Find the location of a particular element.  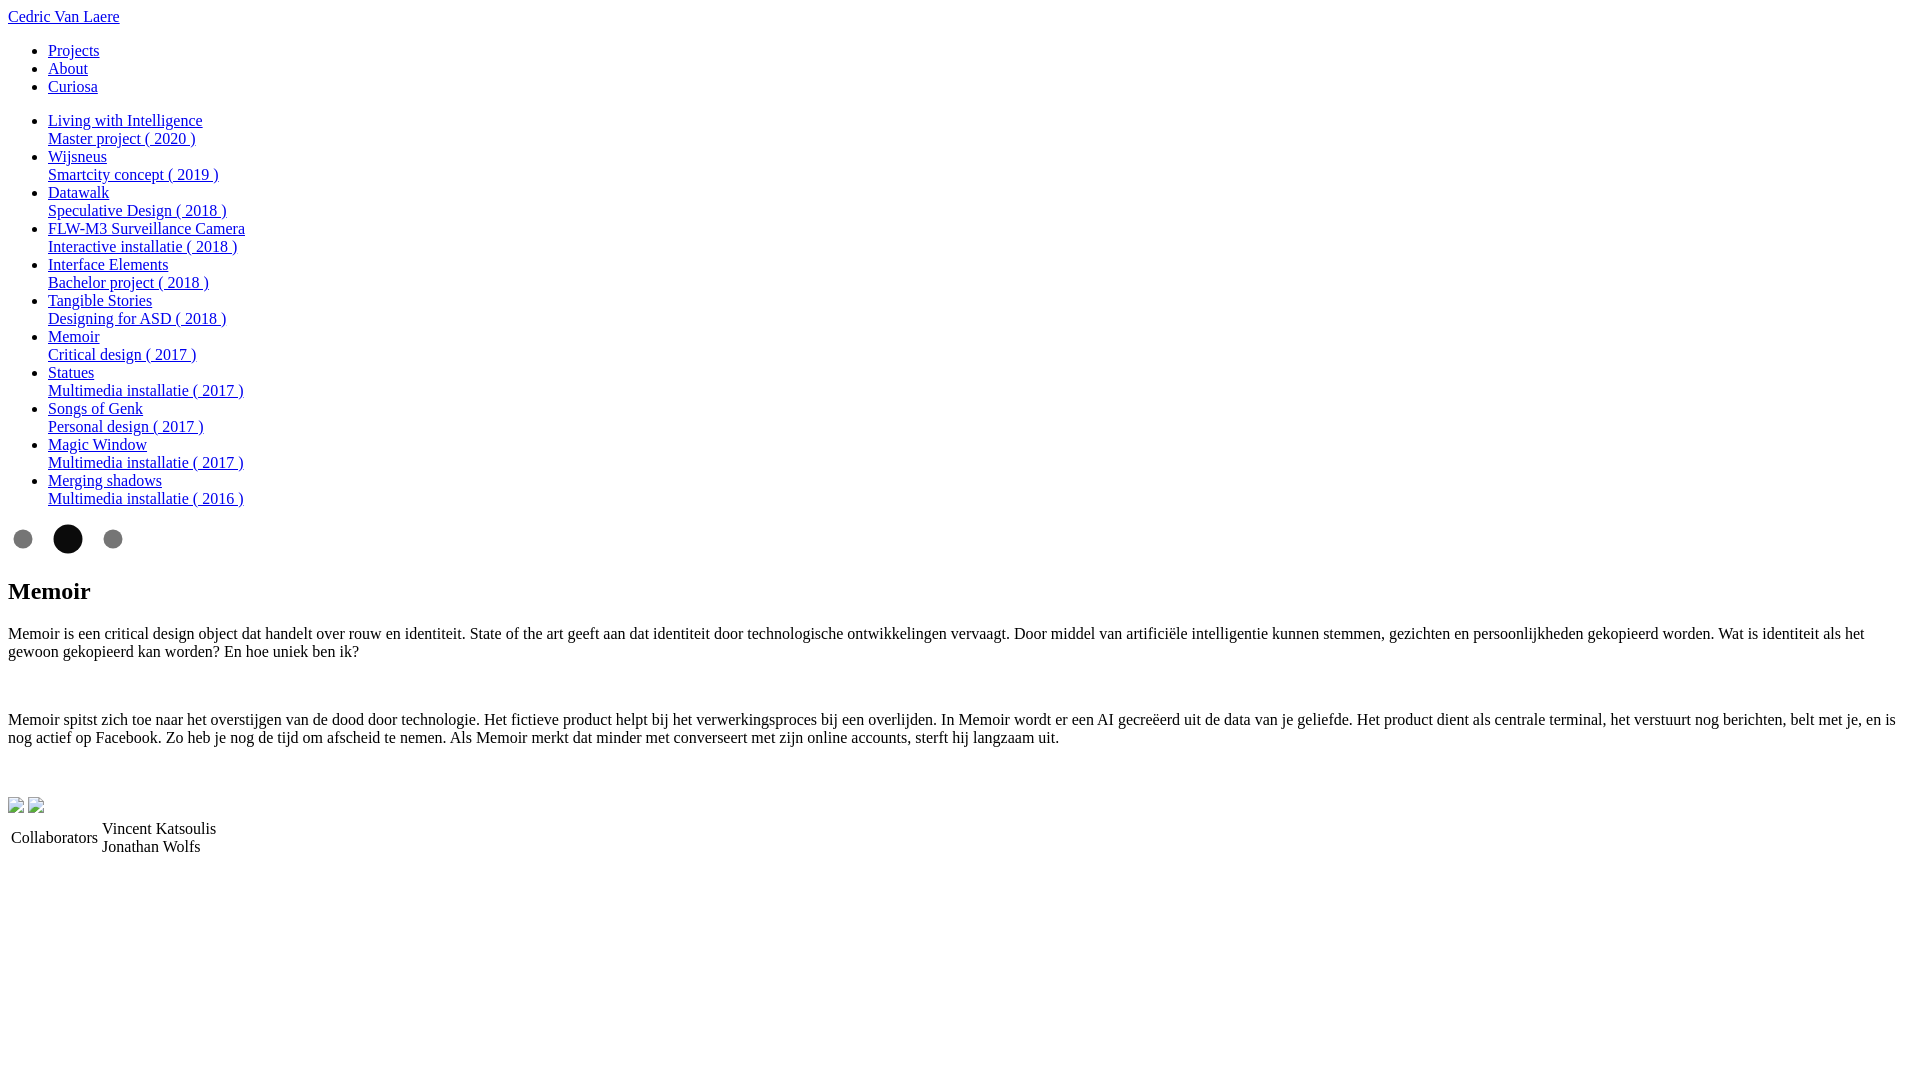

'Speculative Design ( 2018 )' is located at coordinates (136, 210).